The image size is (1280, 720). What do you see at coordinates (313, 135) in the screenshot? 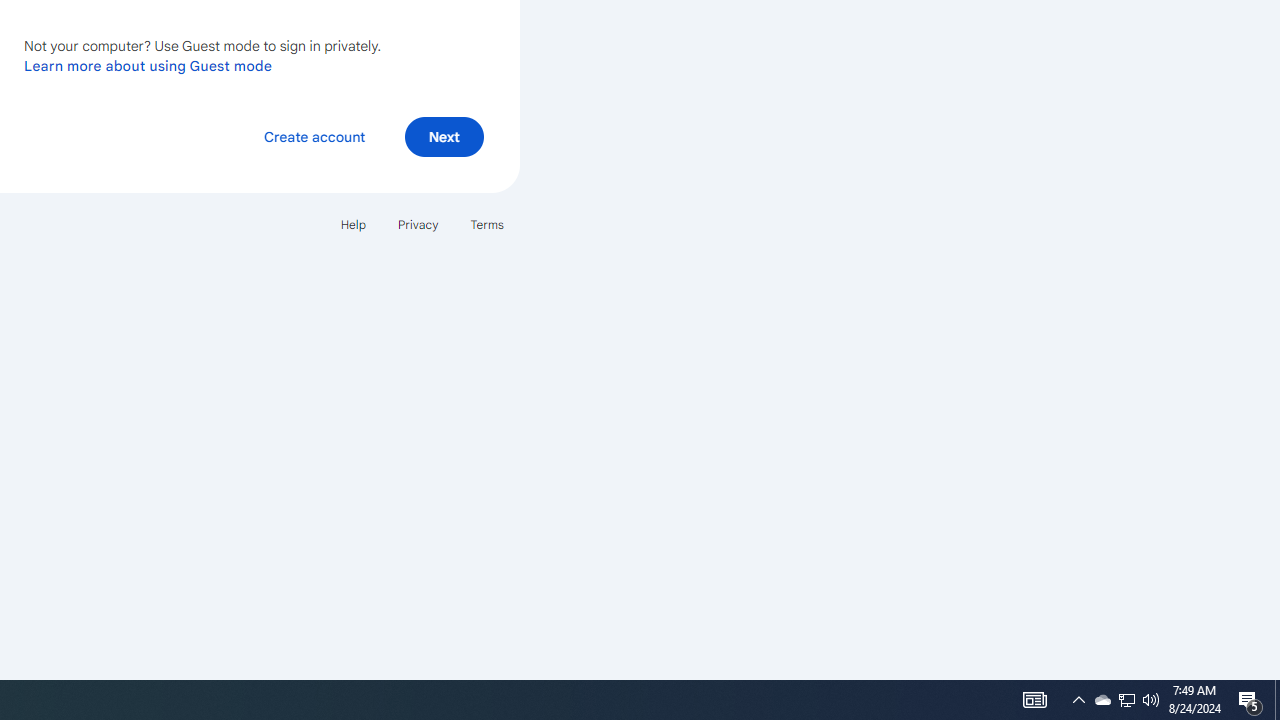
I see `'Create account'` at bounding box center [313, 135].